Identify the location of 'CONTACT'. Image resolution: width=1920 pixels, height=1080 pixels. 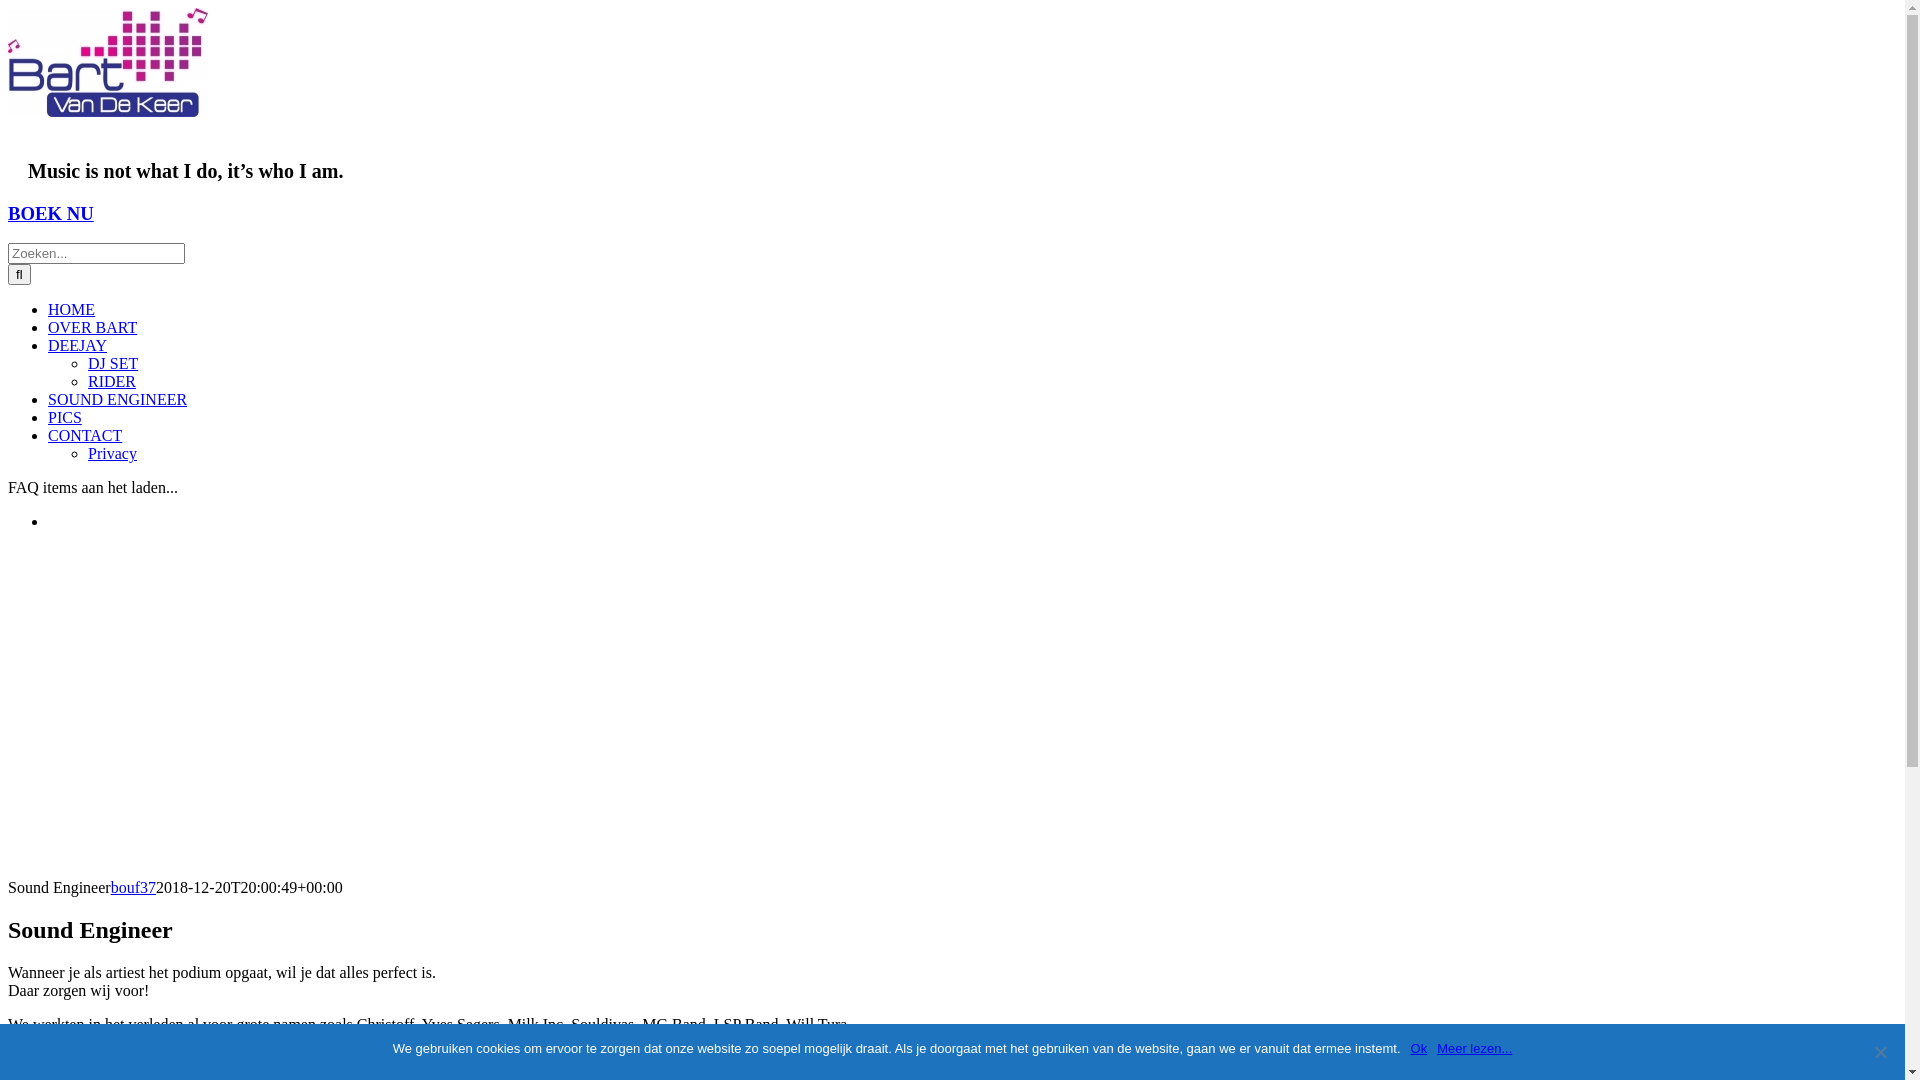
(84, 434).